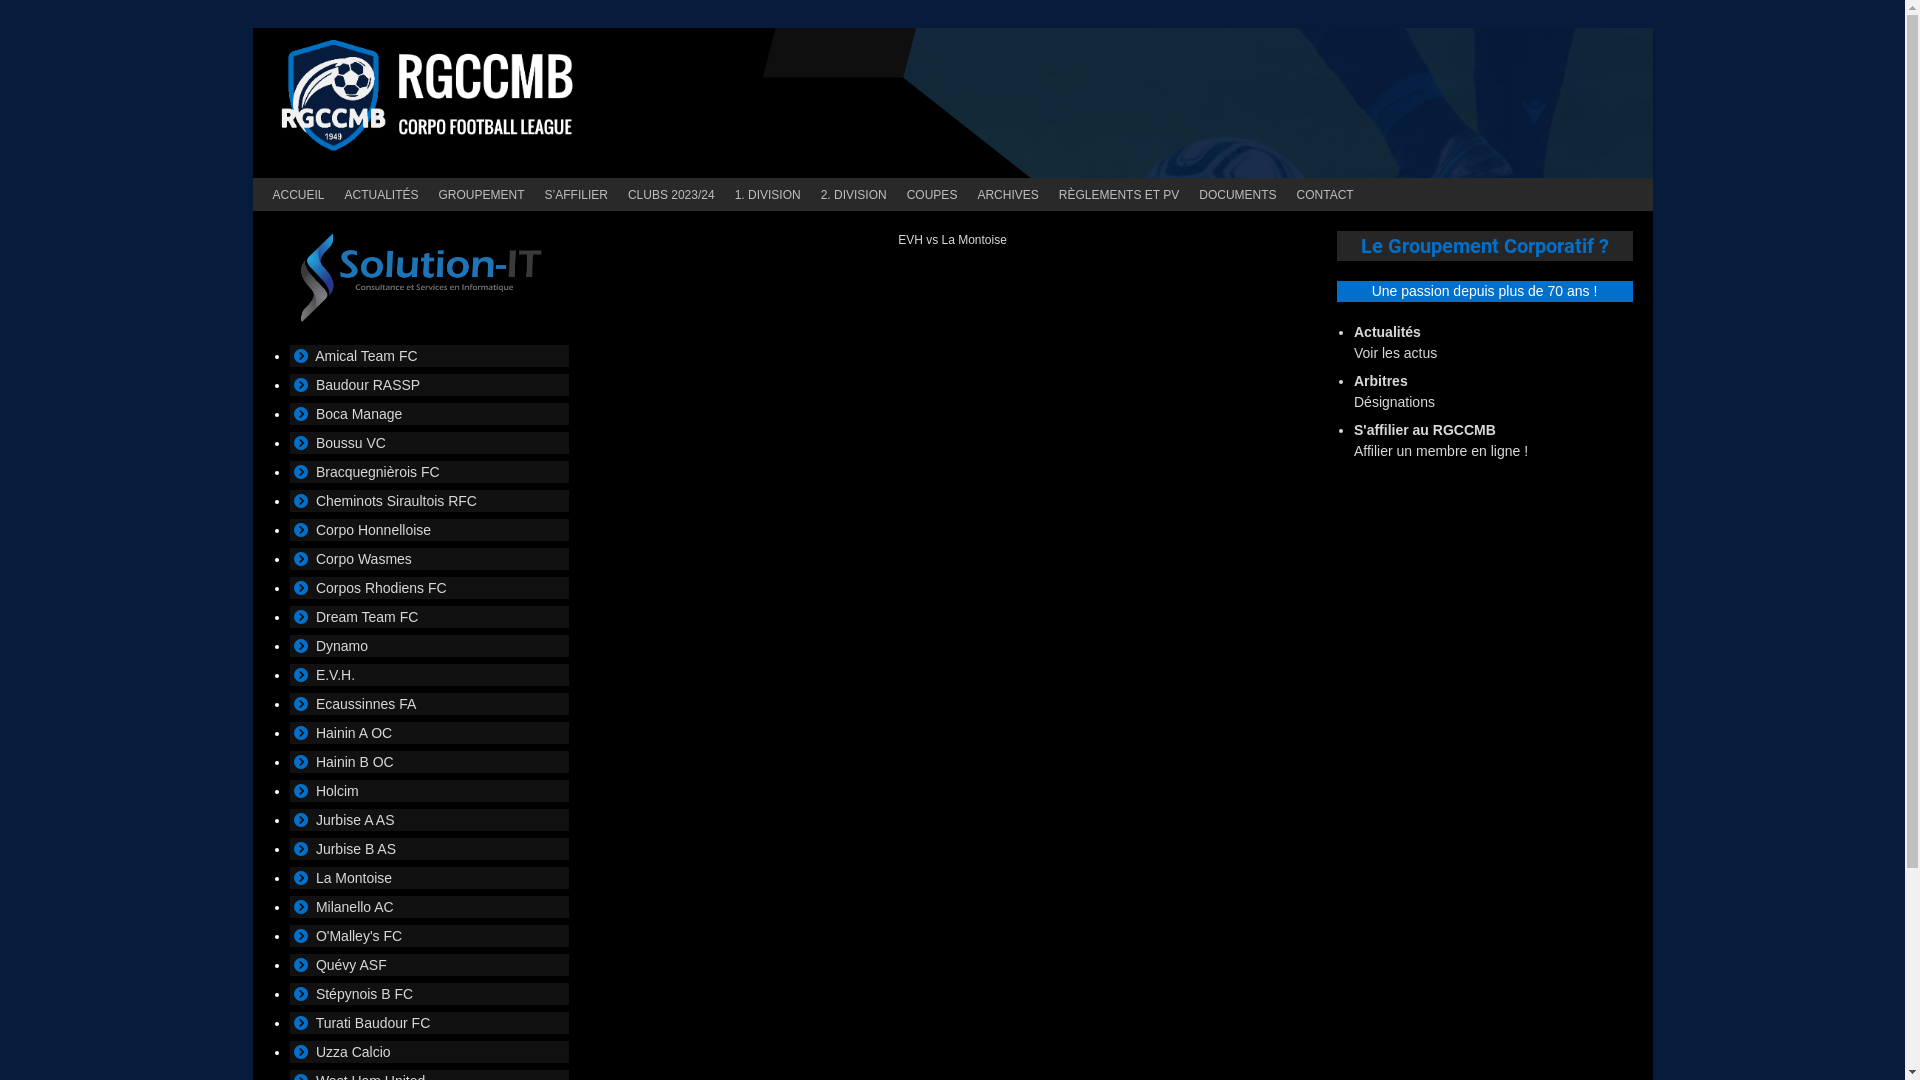 This screenshot has width=1920, height=1080. I want to click on 'Holcim', so click(337, 789).